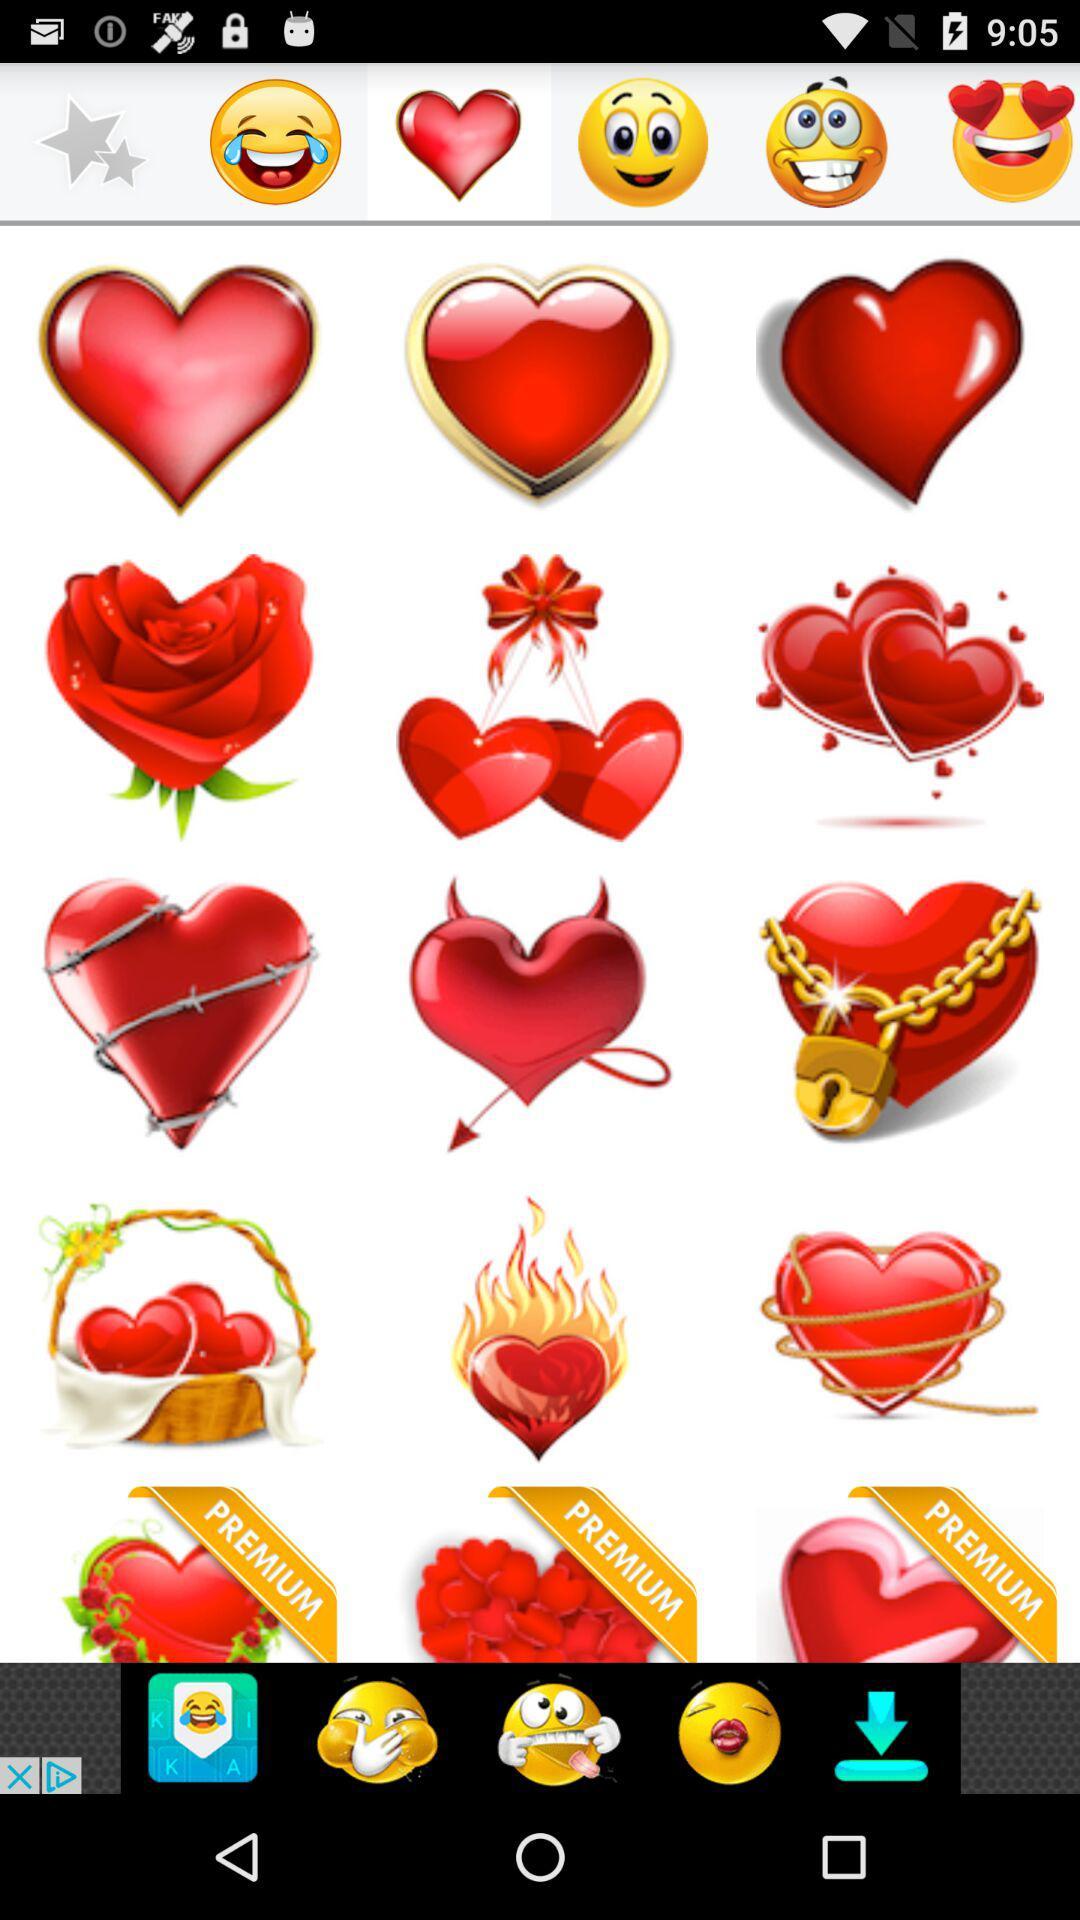  I want to click on the emoji icon, so click(643, 151).